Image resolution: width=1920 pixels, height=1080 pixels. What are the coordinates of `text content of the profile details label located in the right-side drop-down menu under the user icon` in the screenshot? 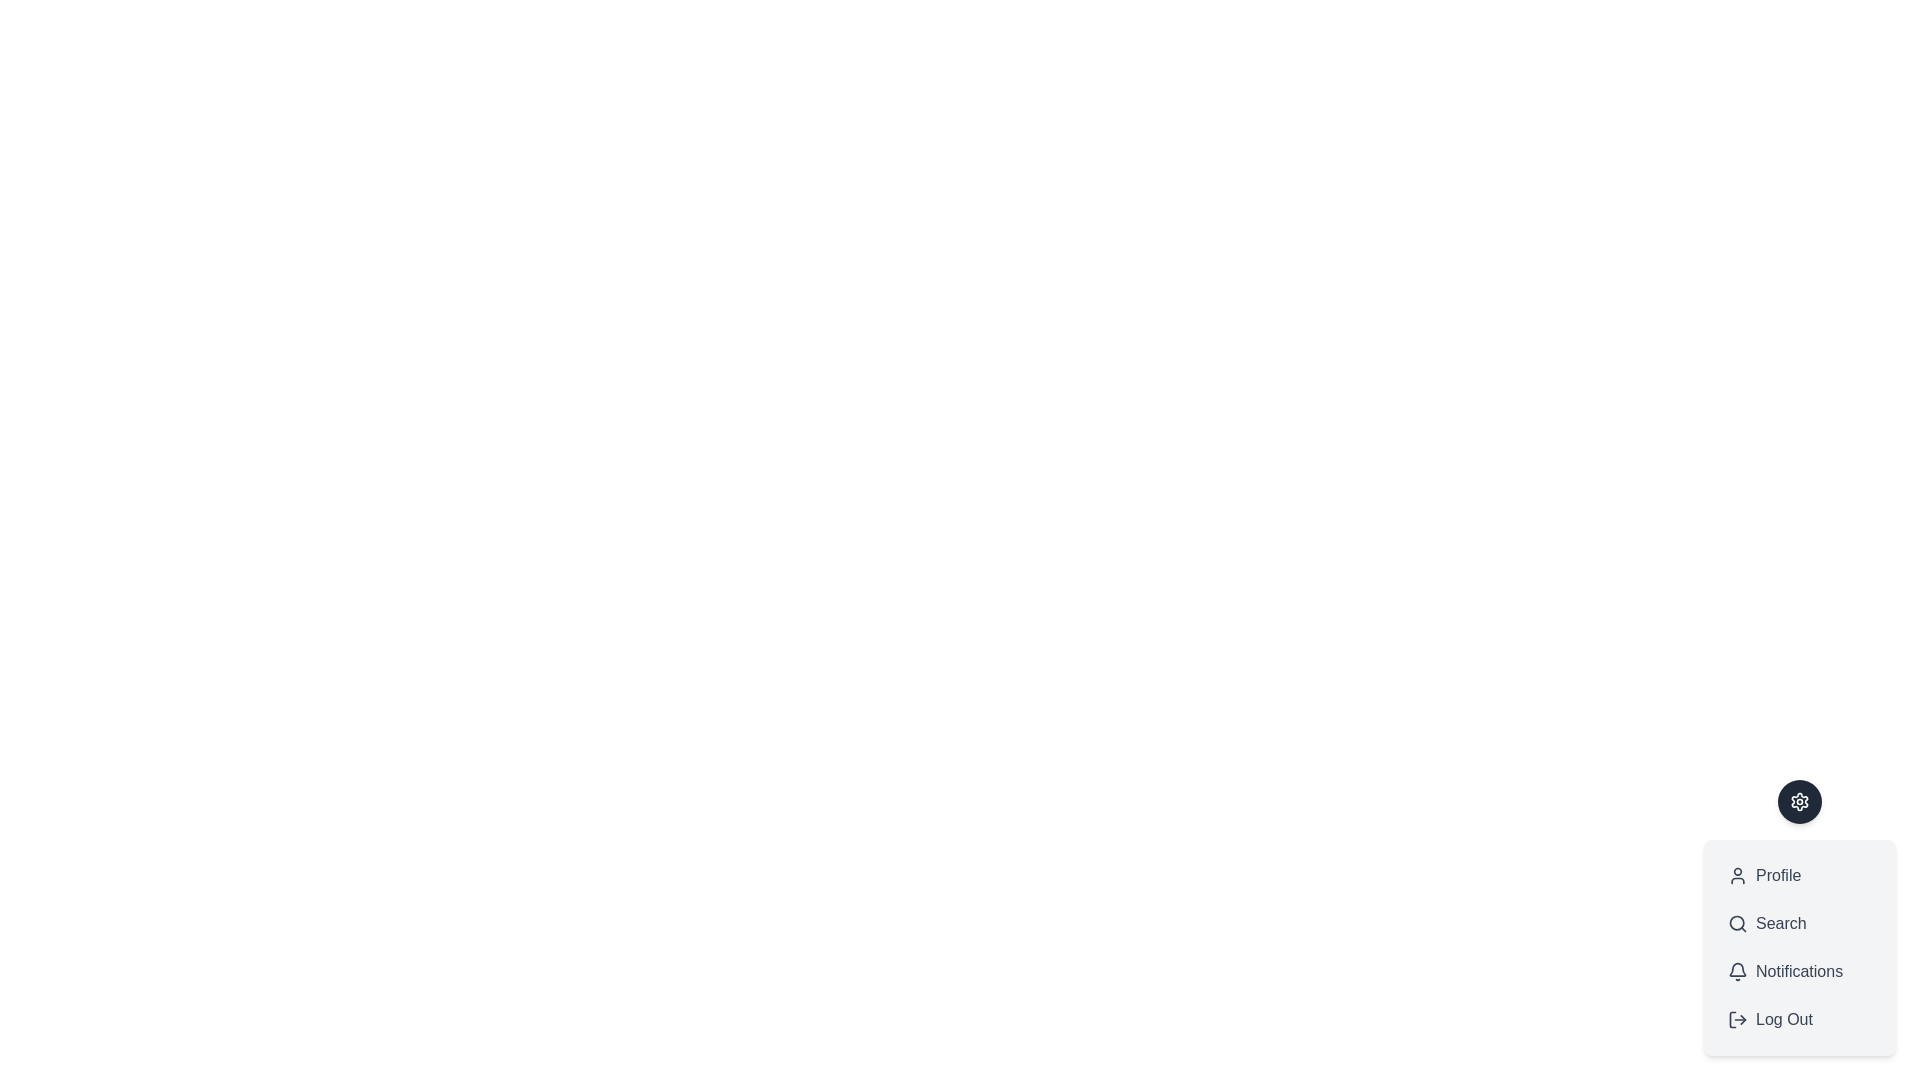 It's located at (1778, 874).